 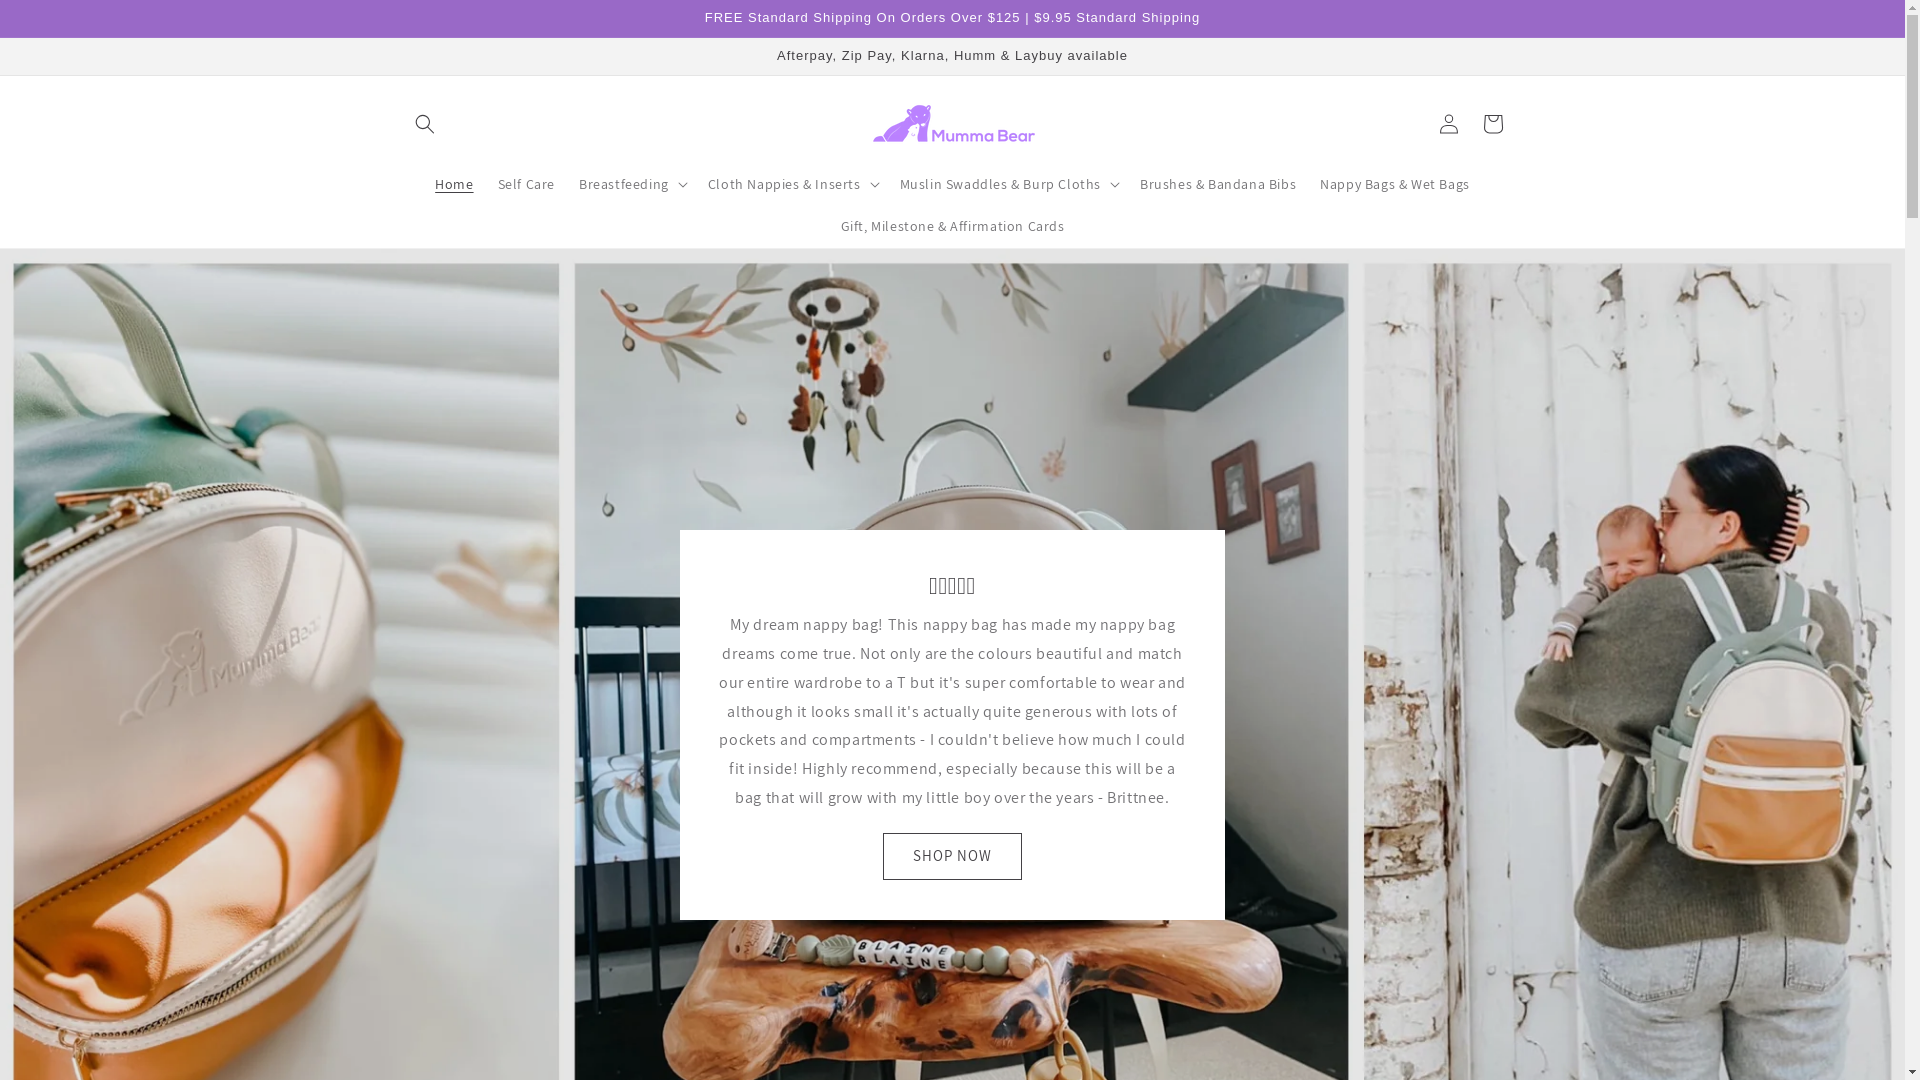 I want to click on 'Brushes & Bandana Bibs', so click(x=1217, y=184).